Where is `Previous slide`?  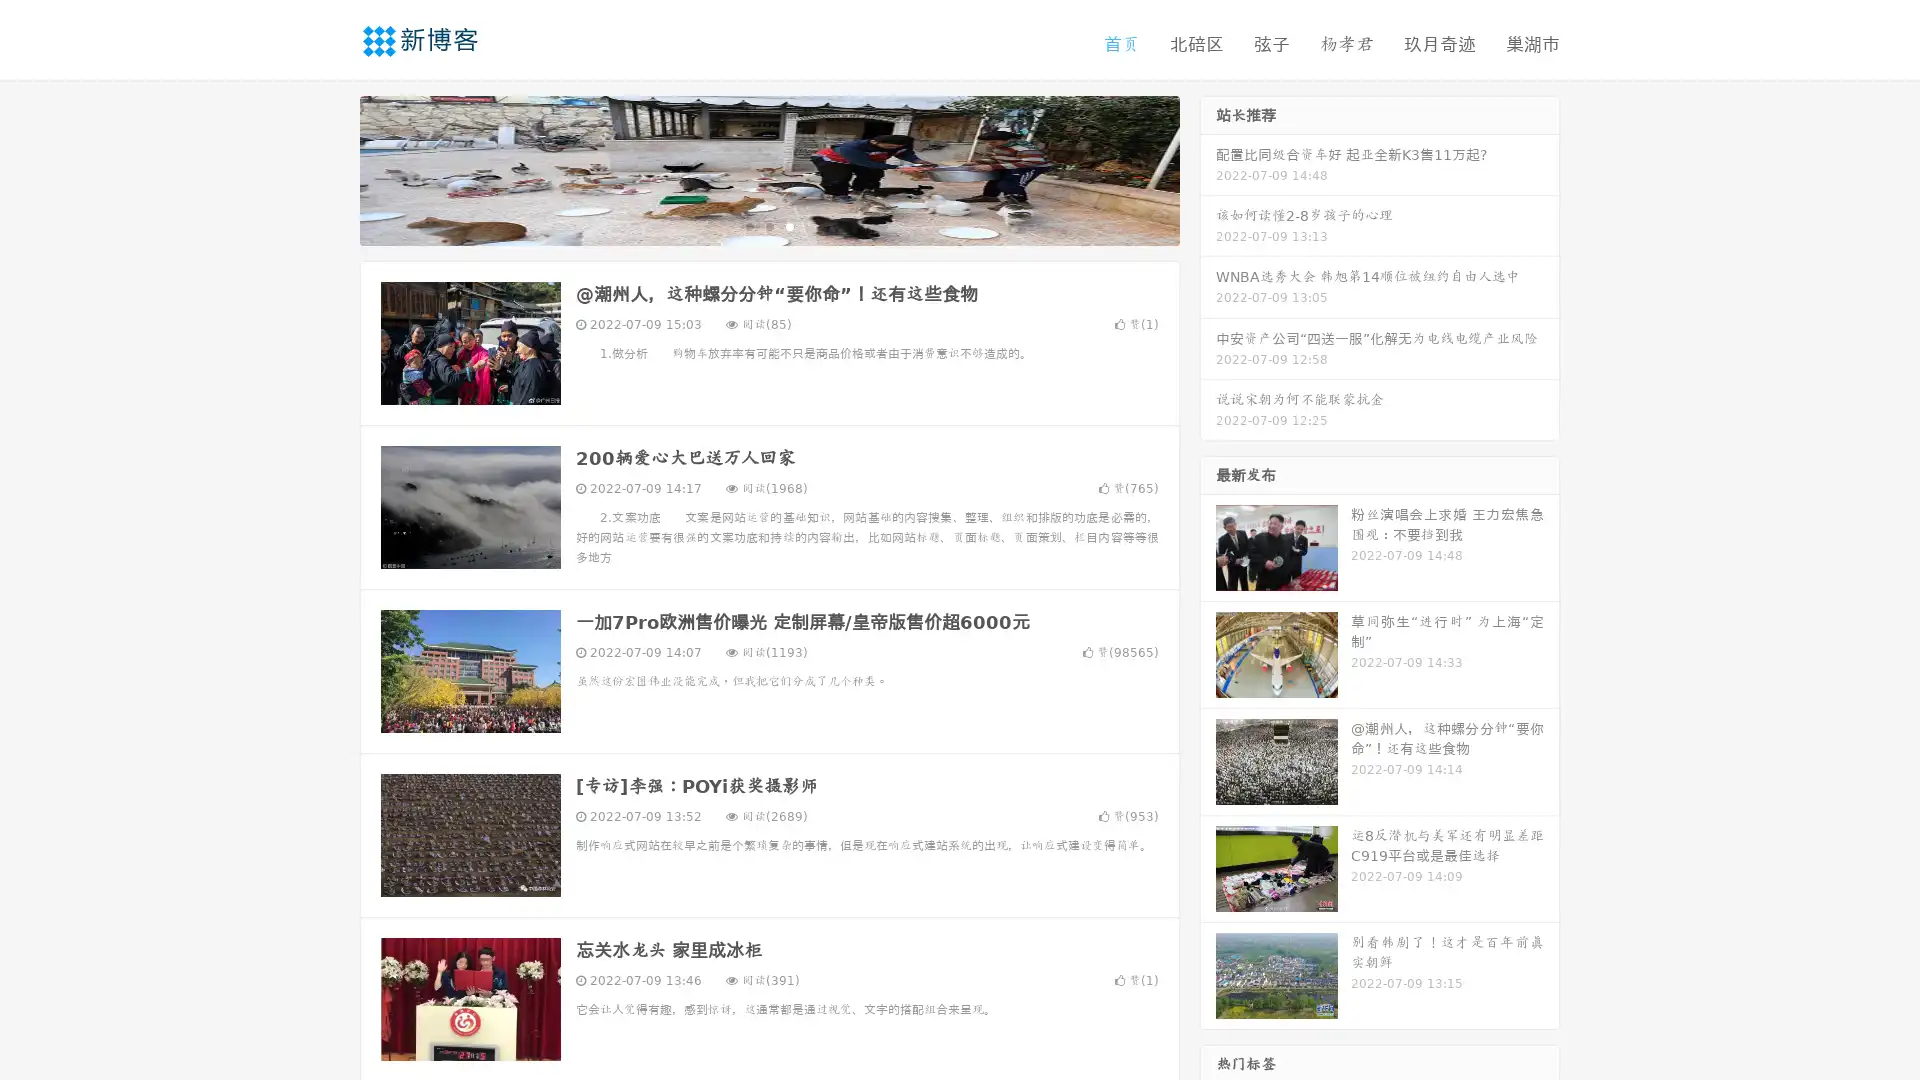
Previous slide is located at coordinates (330, 168).